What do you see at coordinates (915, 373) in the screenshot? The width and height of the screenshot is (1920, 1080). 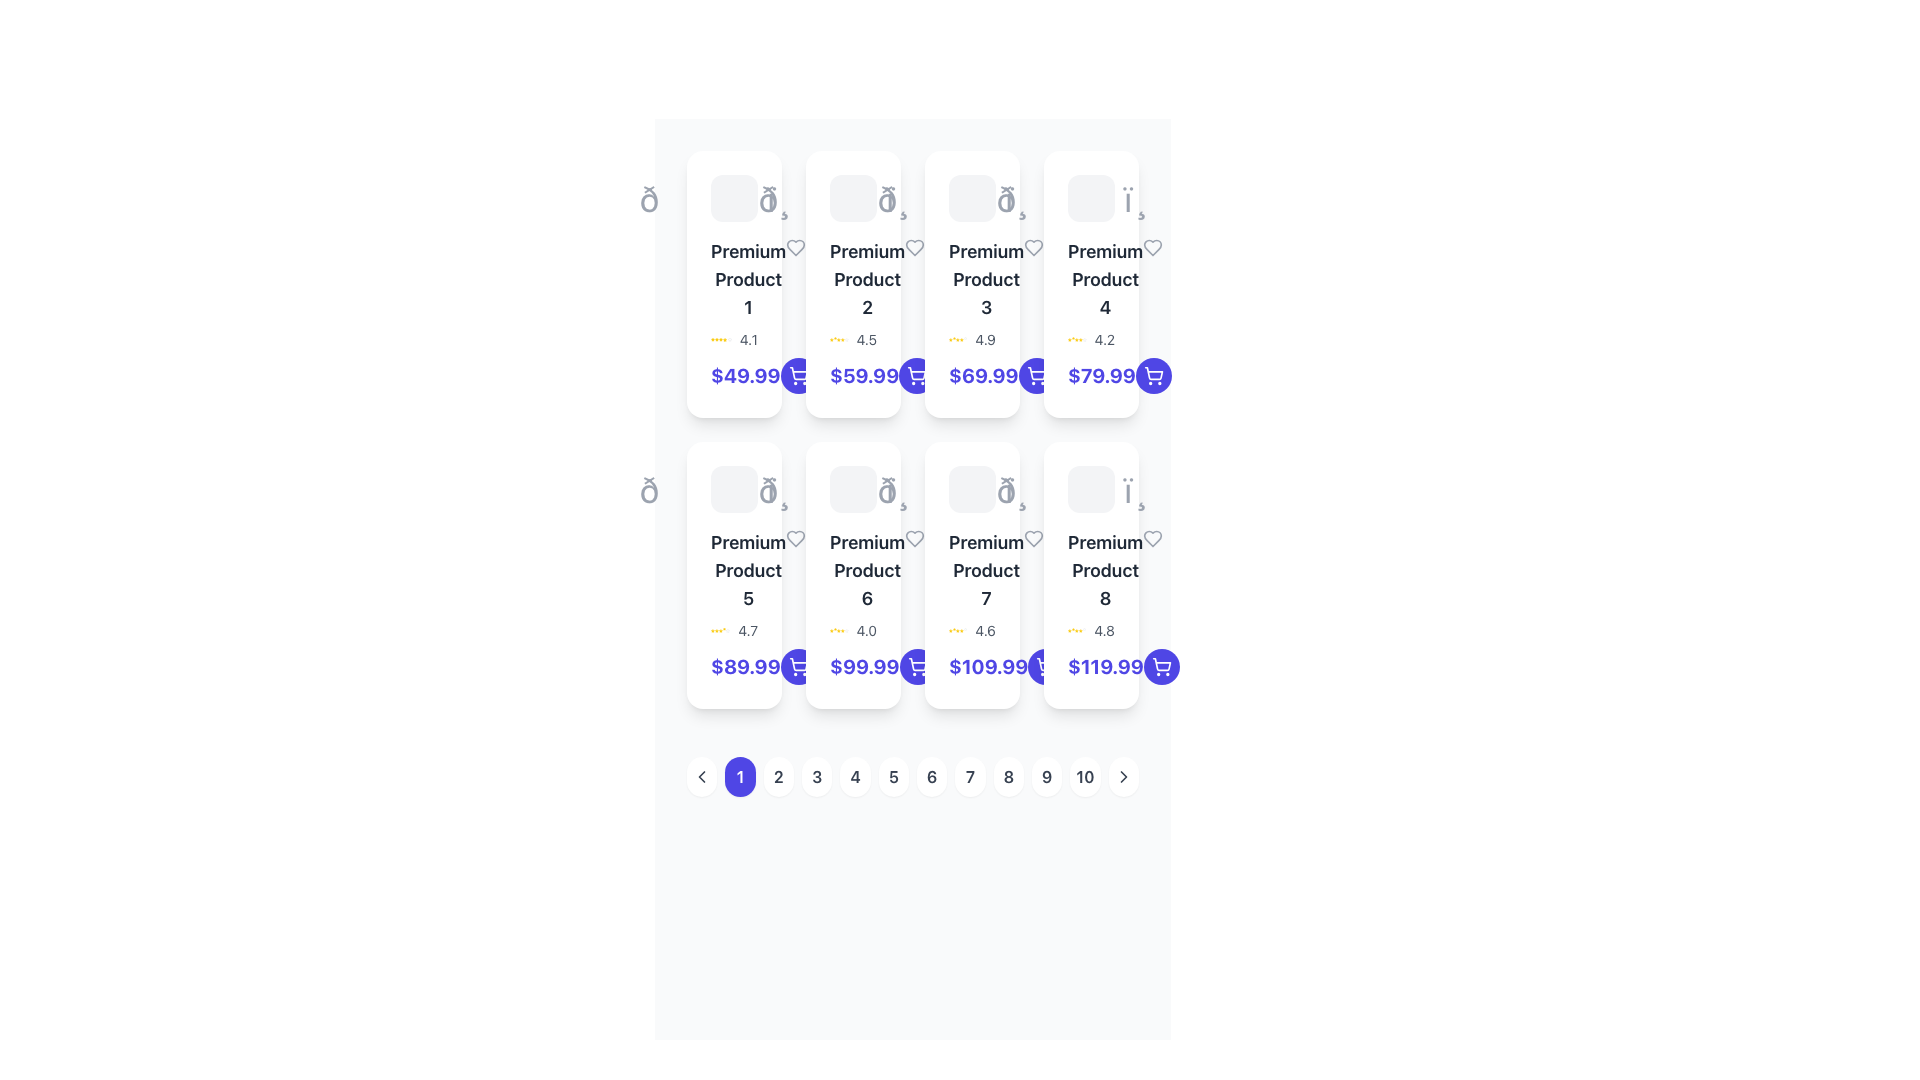 I see `the shopping cart icon` at bounding box center [915, 373].